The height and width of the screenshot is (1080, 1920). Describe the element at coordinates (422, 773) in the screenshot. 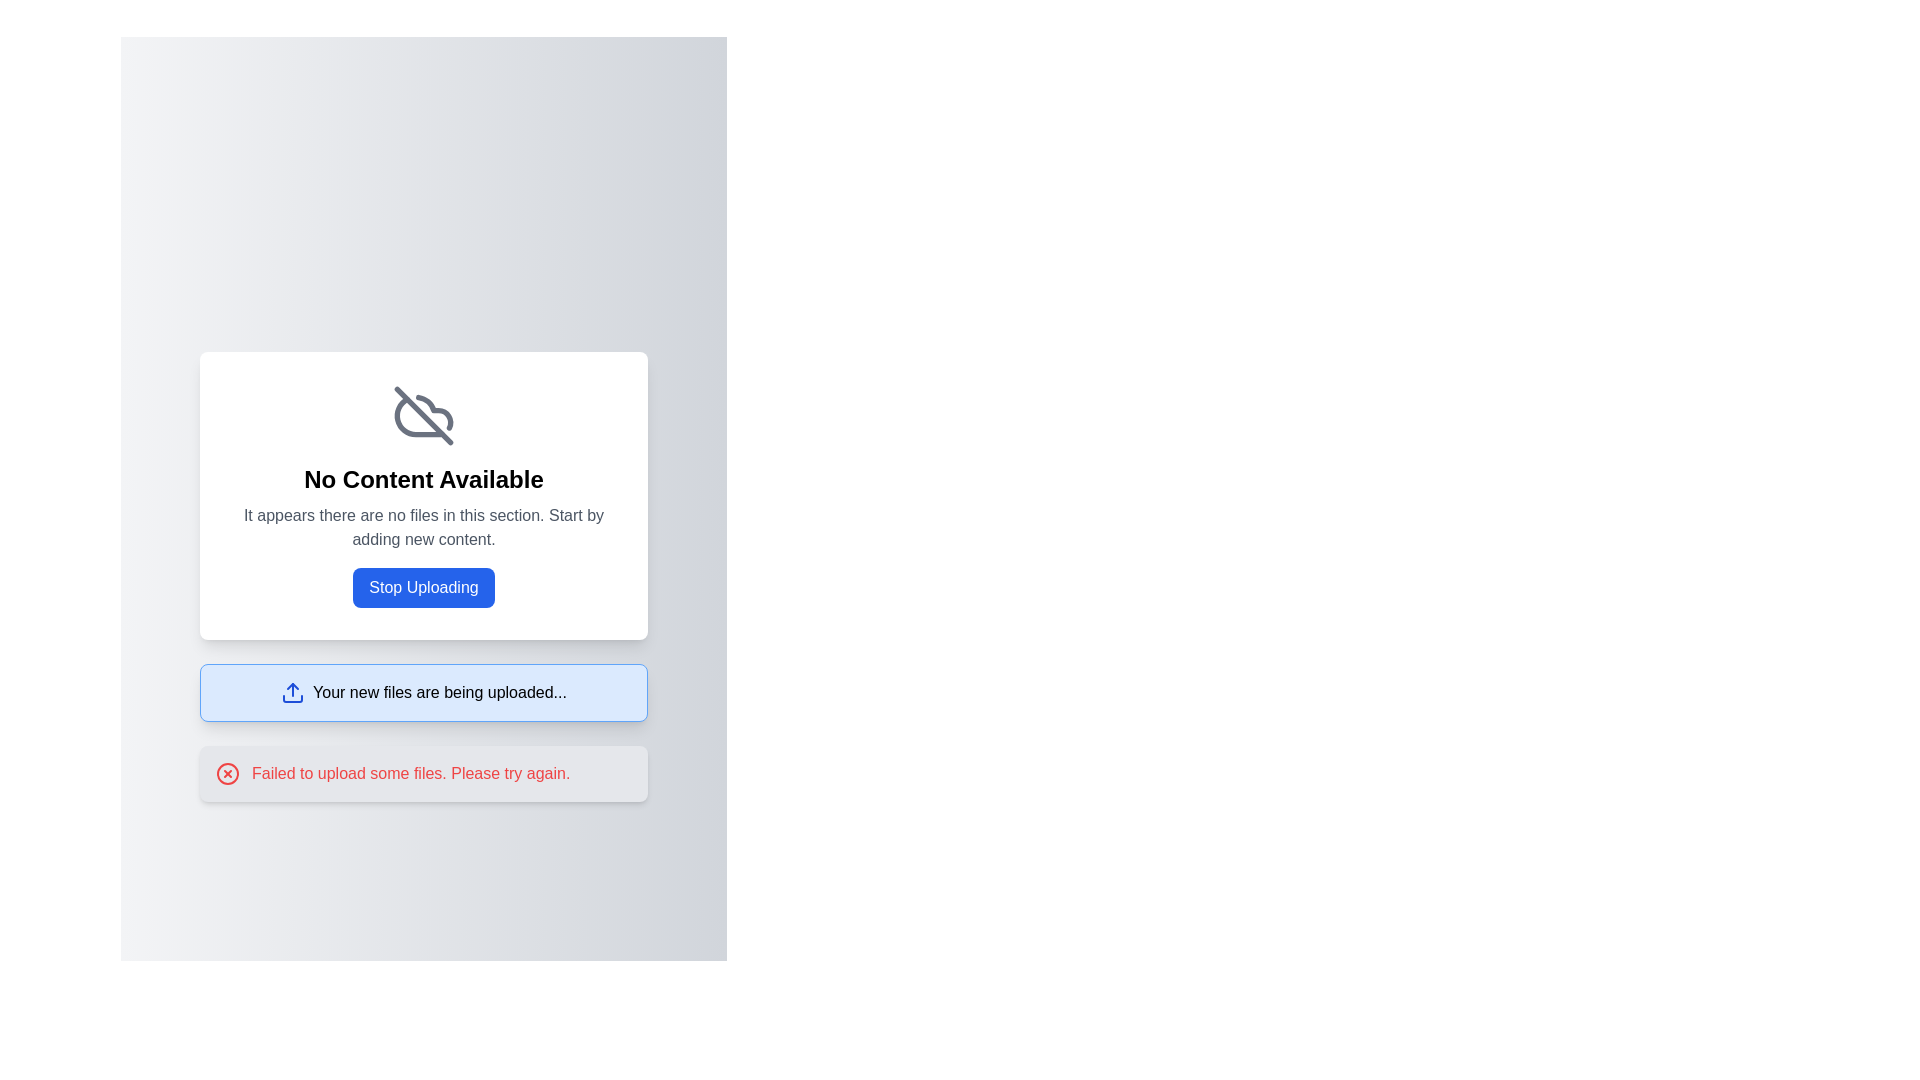

I see `error message displayed in the Notification box with a red error icon stating 'Failed to upload some files. Please try again.'` at that location.